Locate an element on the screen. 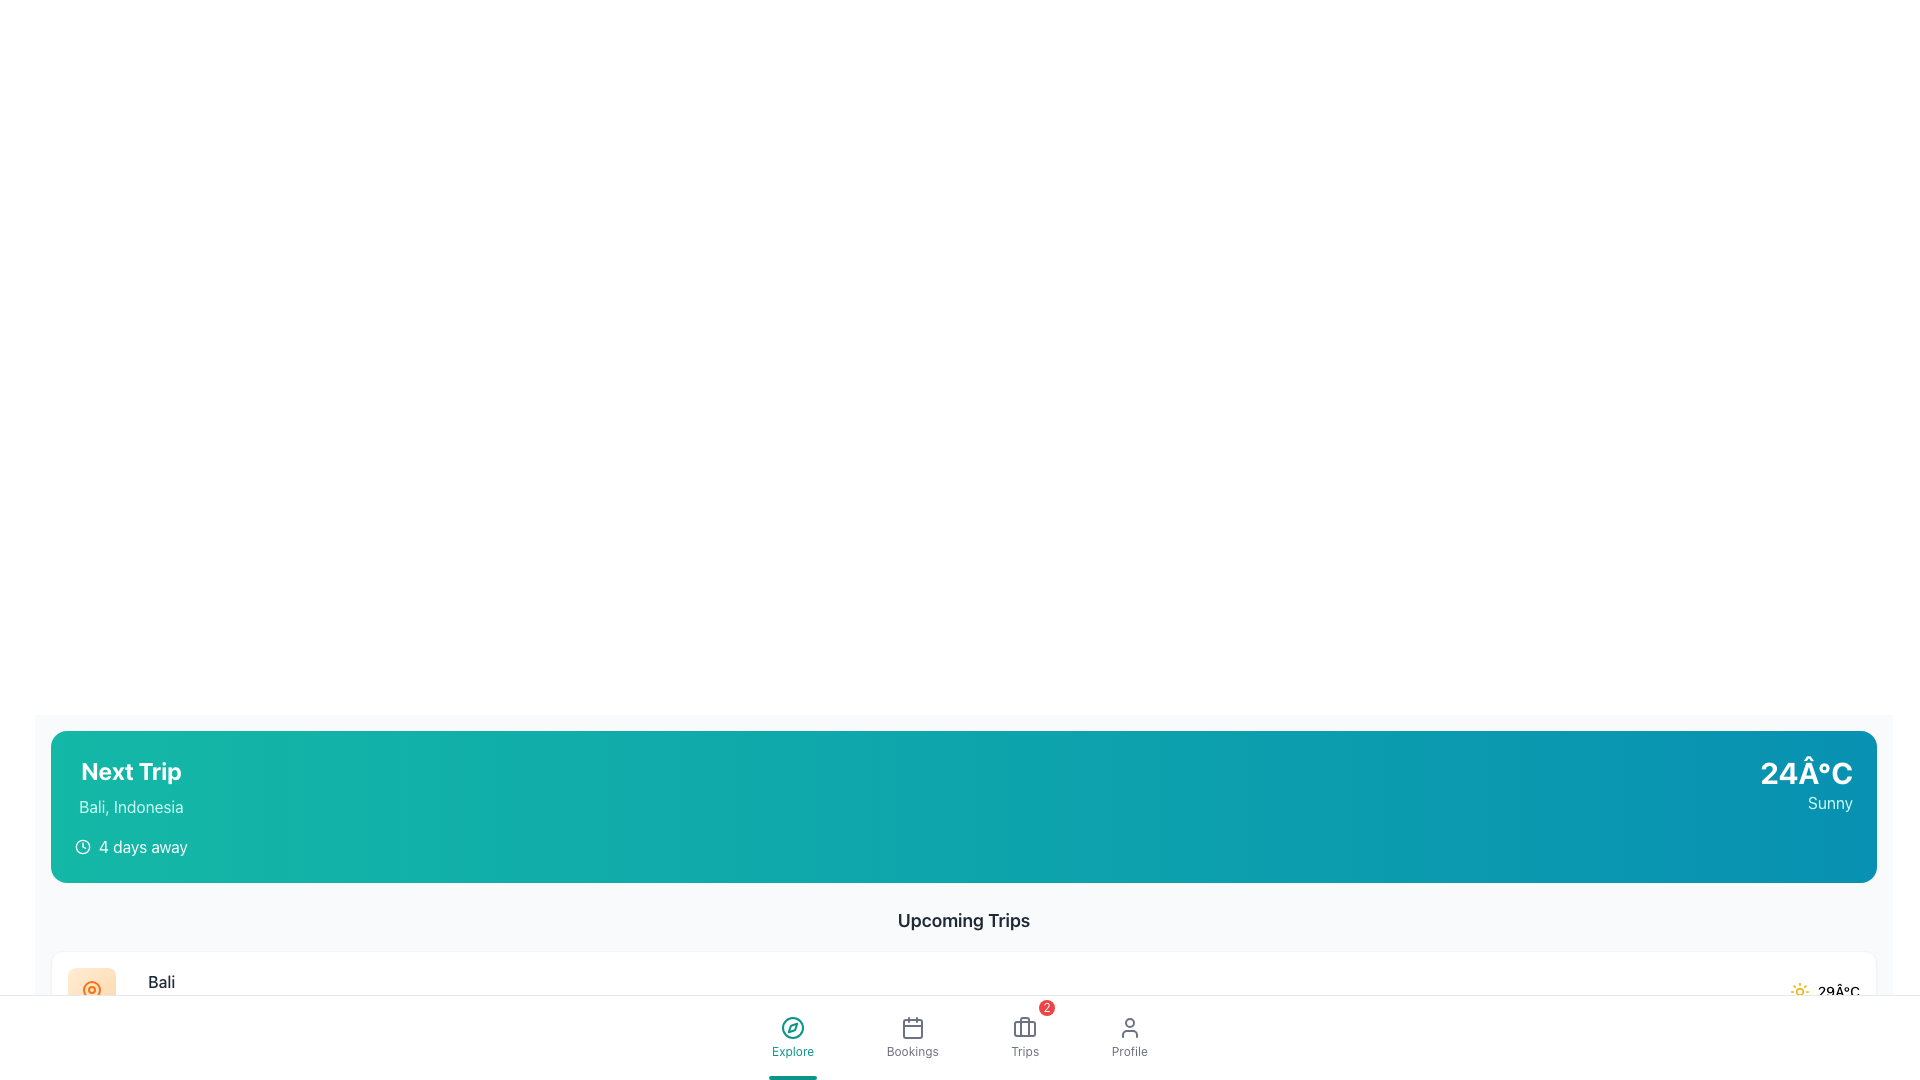 This screenshot has height=1080, width=1920. the text '4 days away' which is located under the header 'Next Trip' and the subheading 'Bali, Indonesia' on the teal background is located at coordinates (130, 847).